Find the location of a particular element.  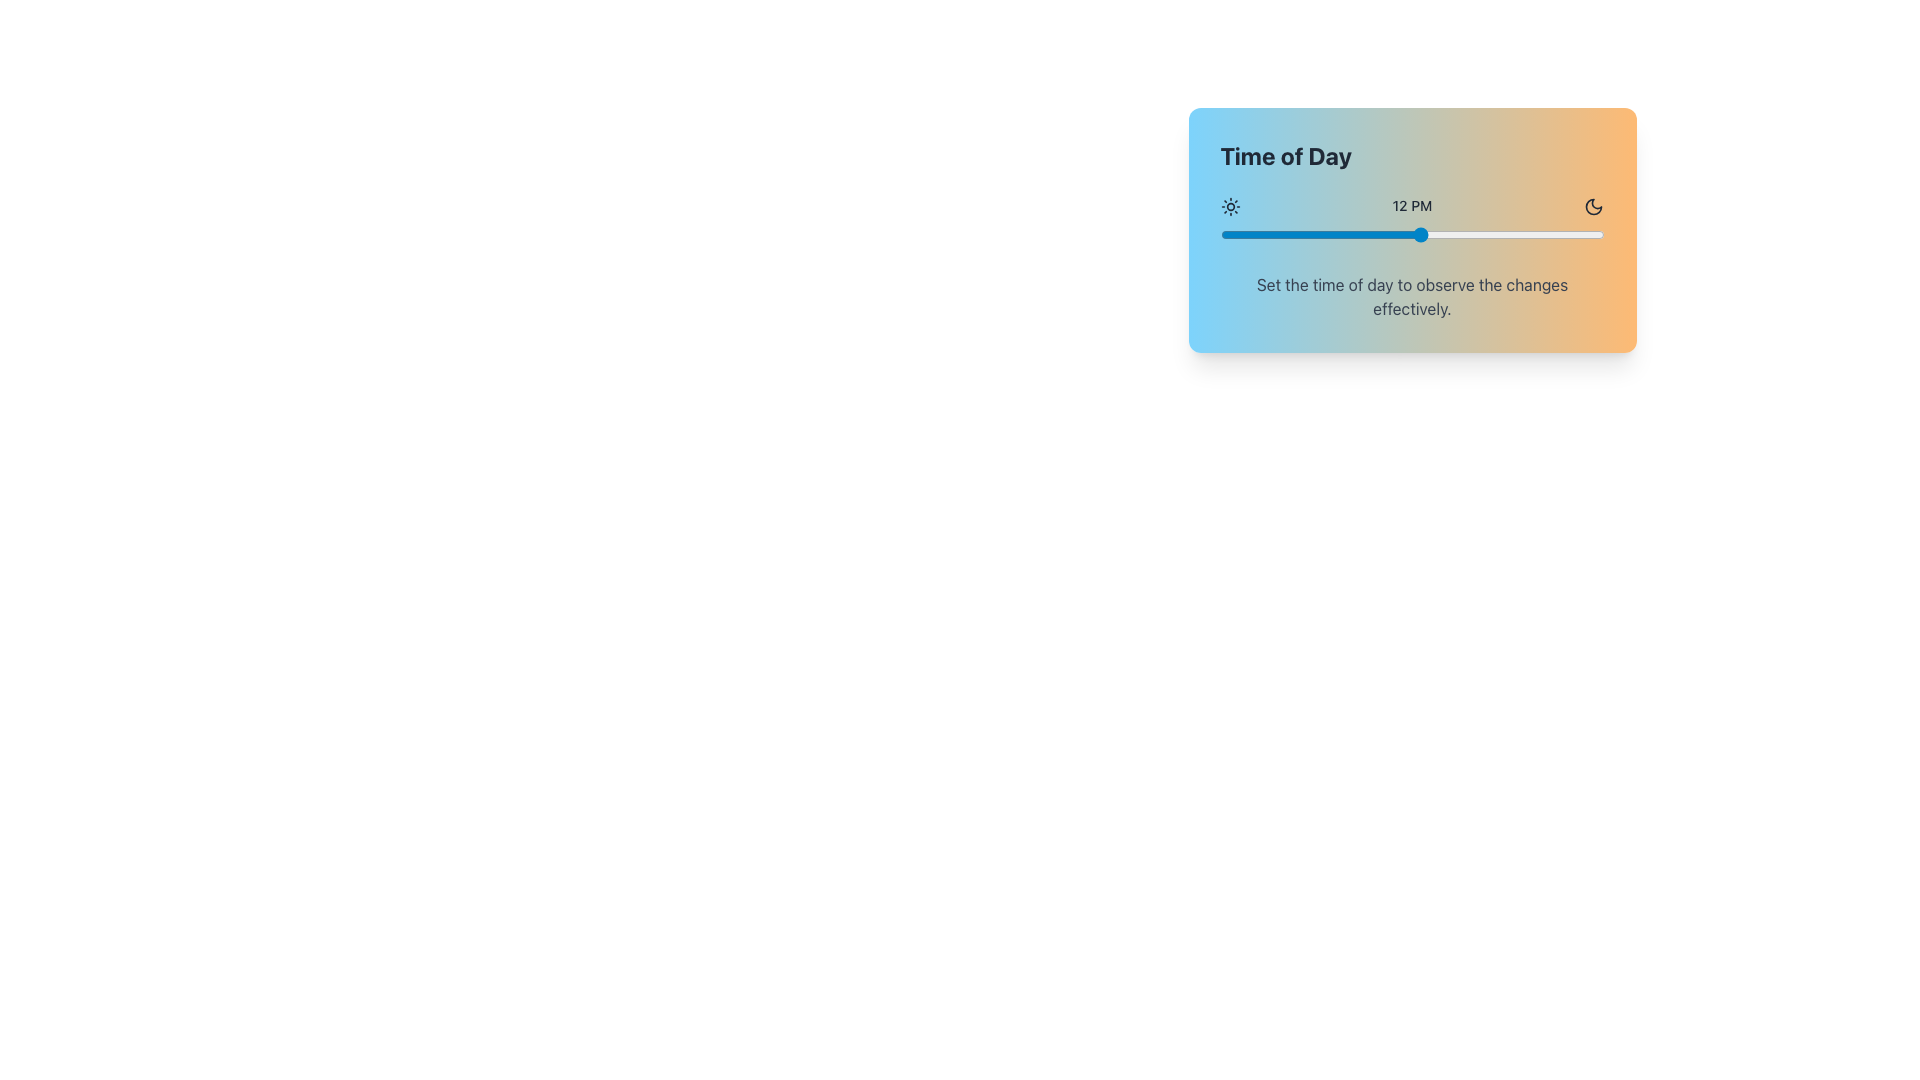

the slider value is located at coordinates (1553, 234).